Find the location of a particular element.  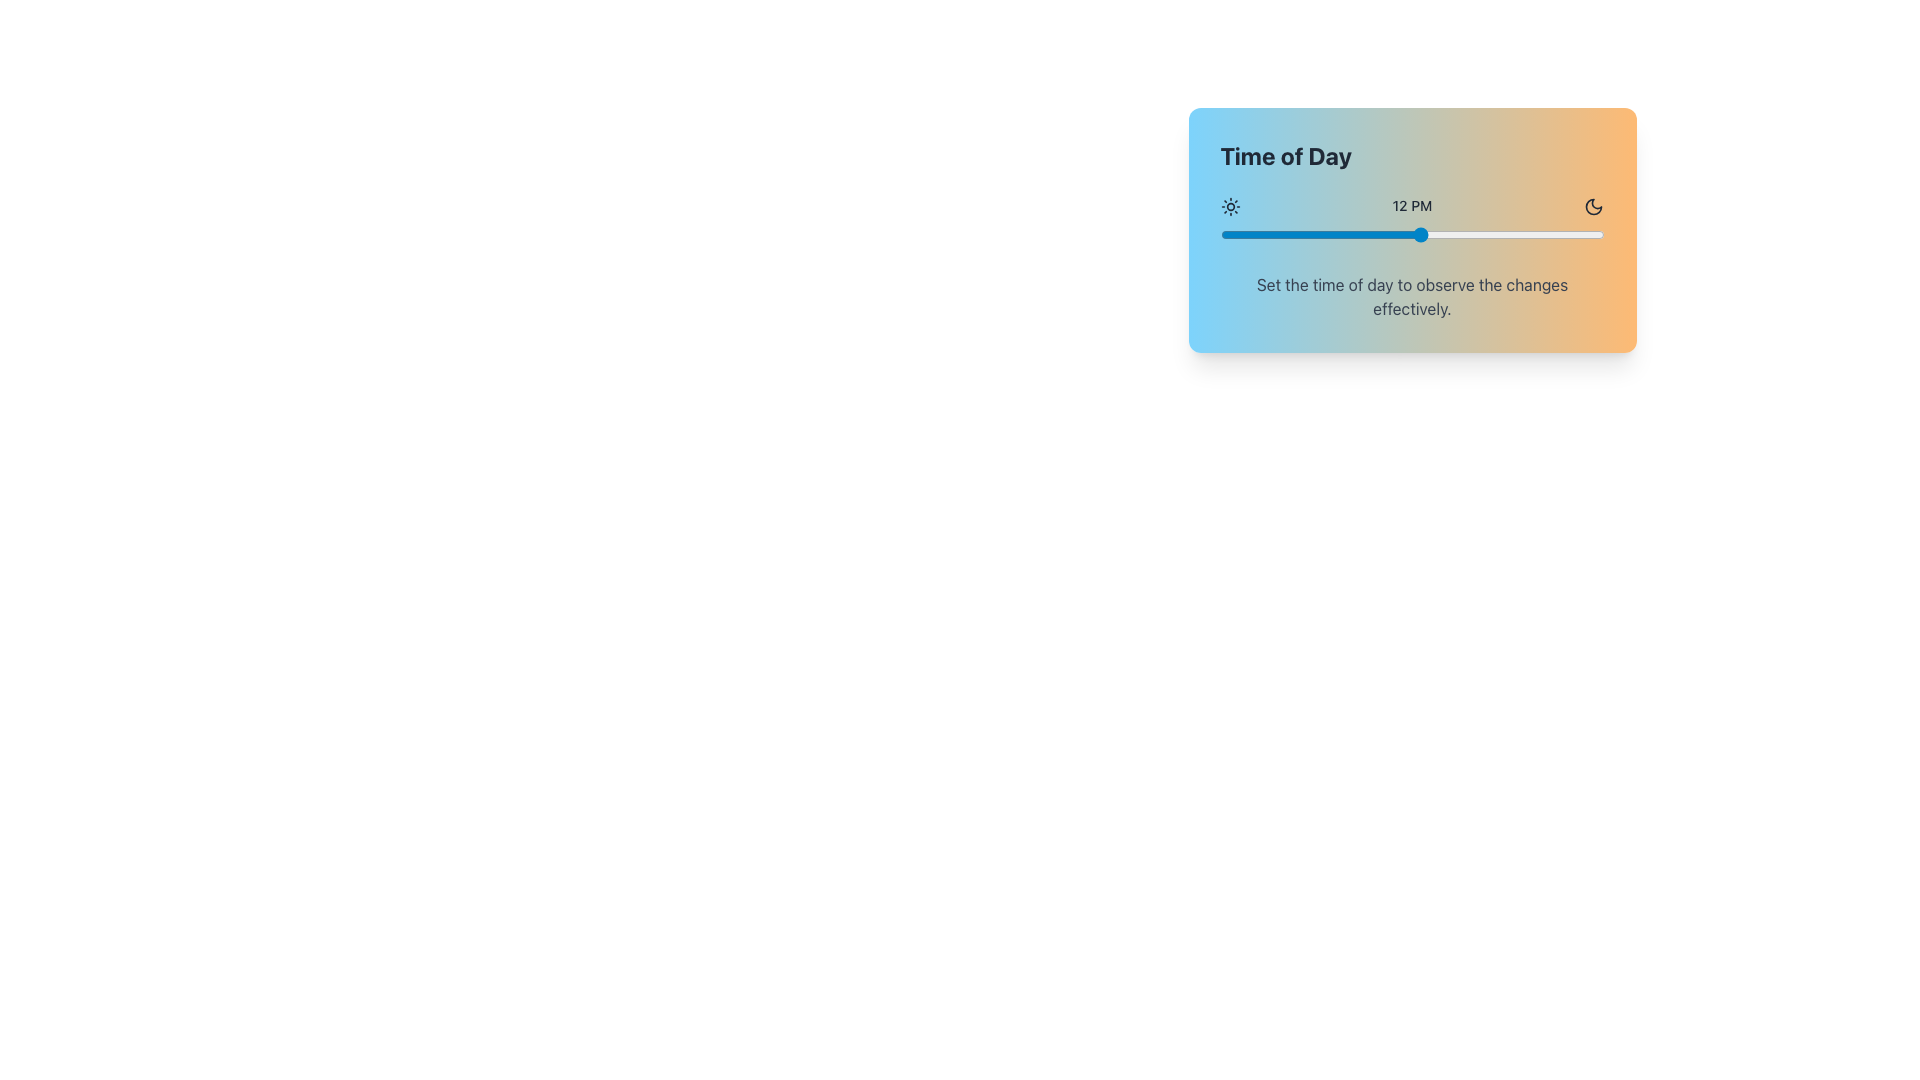

the slider value is located at coordinates (1553, 234).